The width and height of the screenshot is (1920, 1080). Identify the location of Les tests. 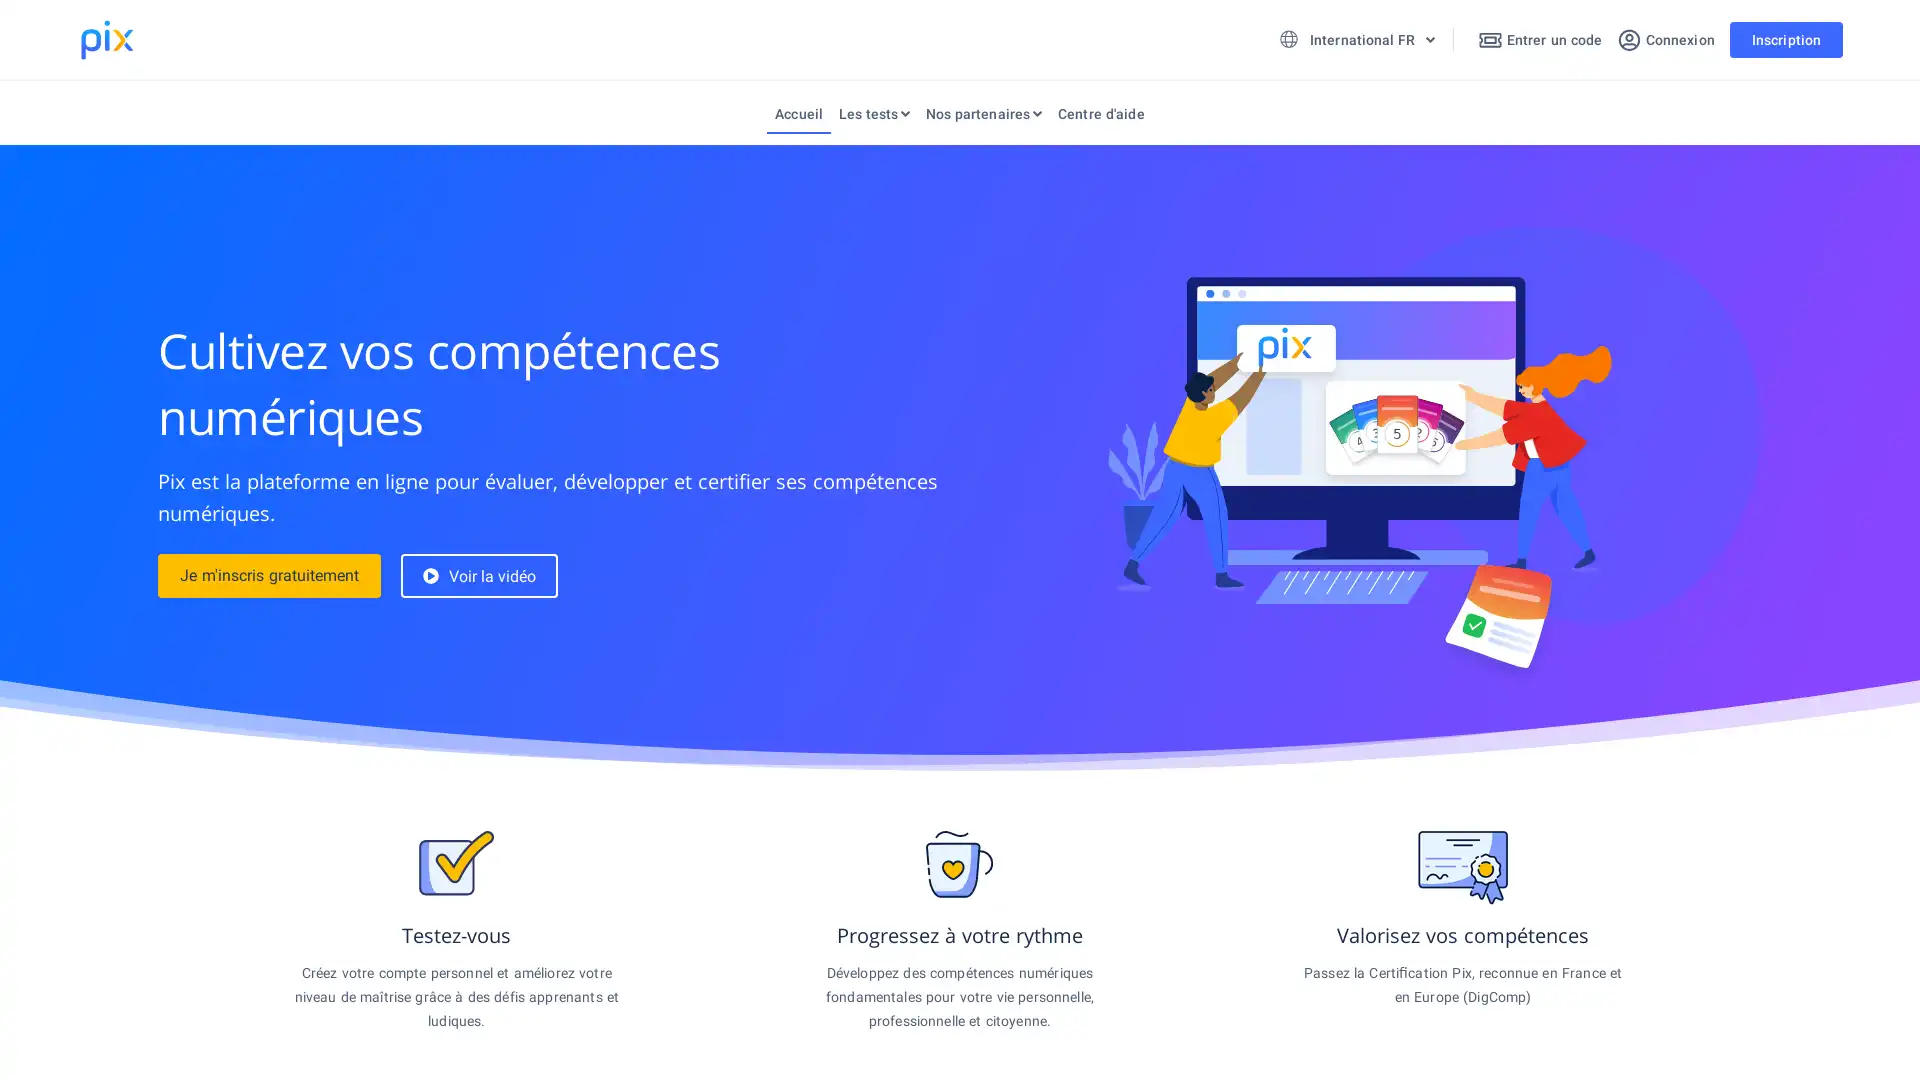
(874, 118).